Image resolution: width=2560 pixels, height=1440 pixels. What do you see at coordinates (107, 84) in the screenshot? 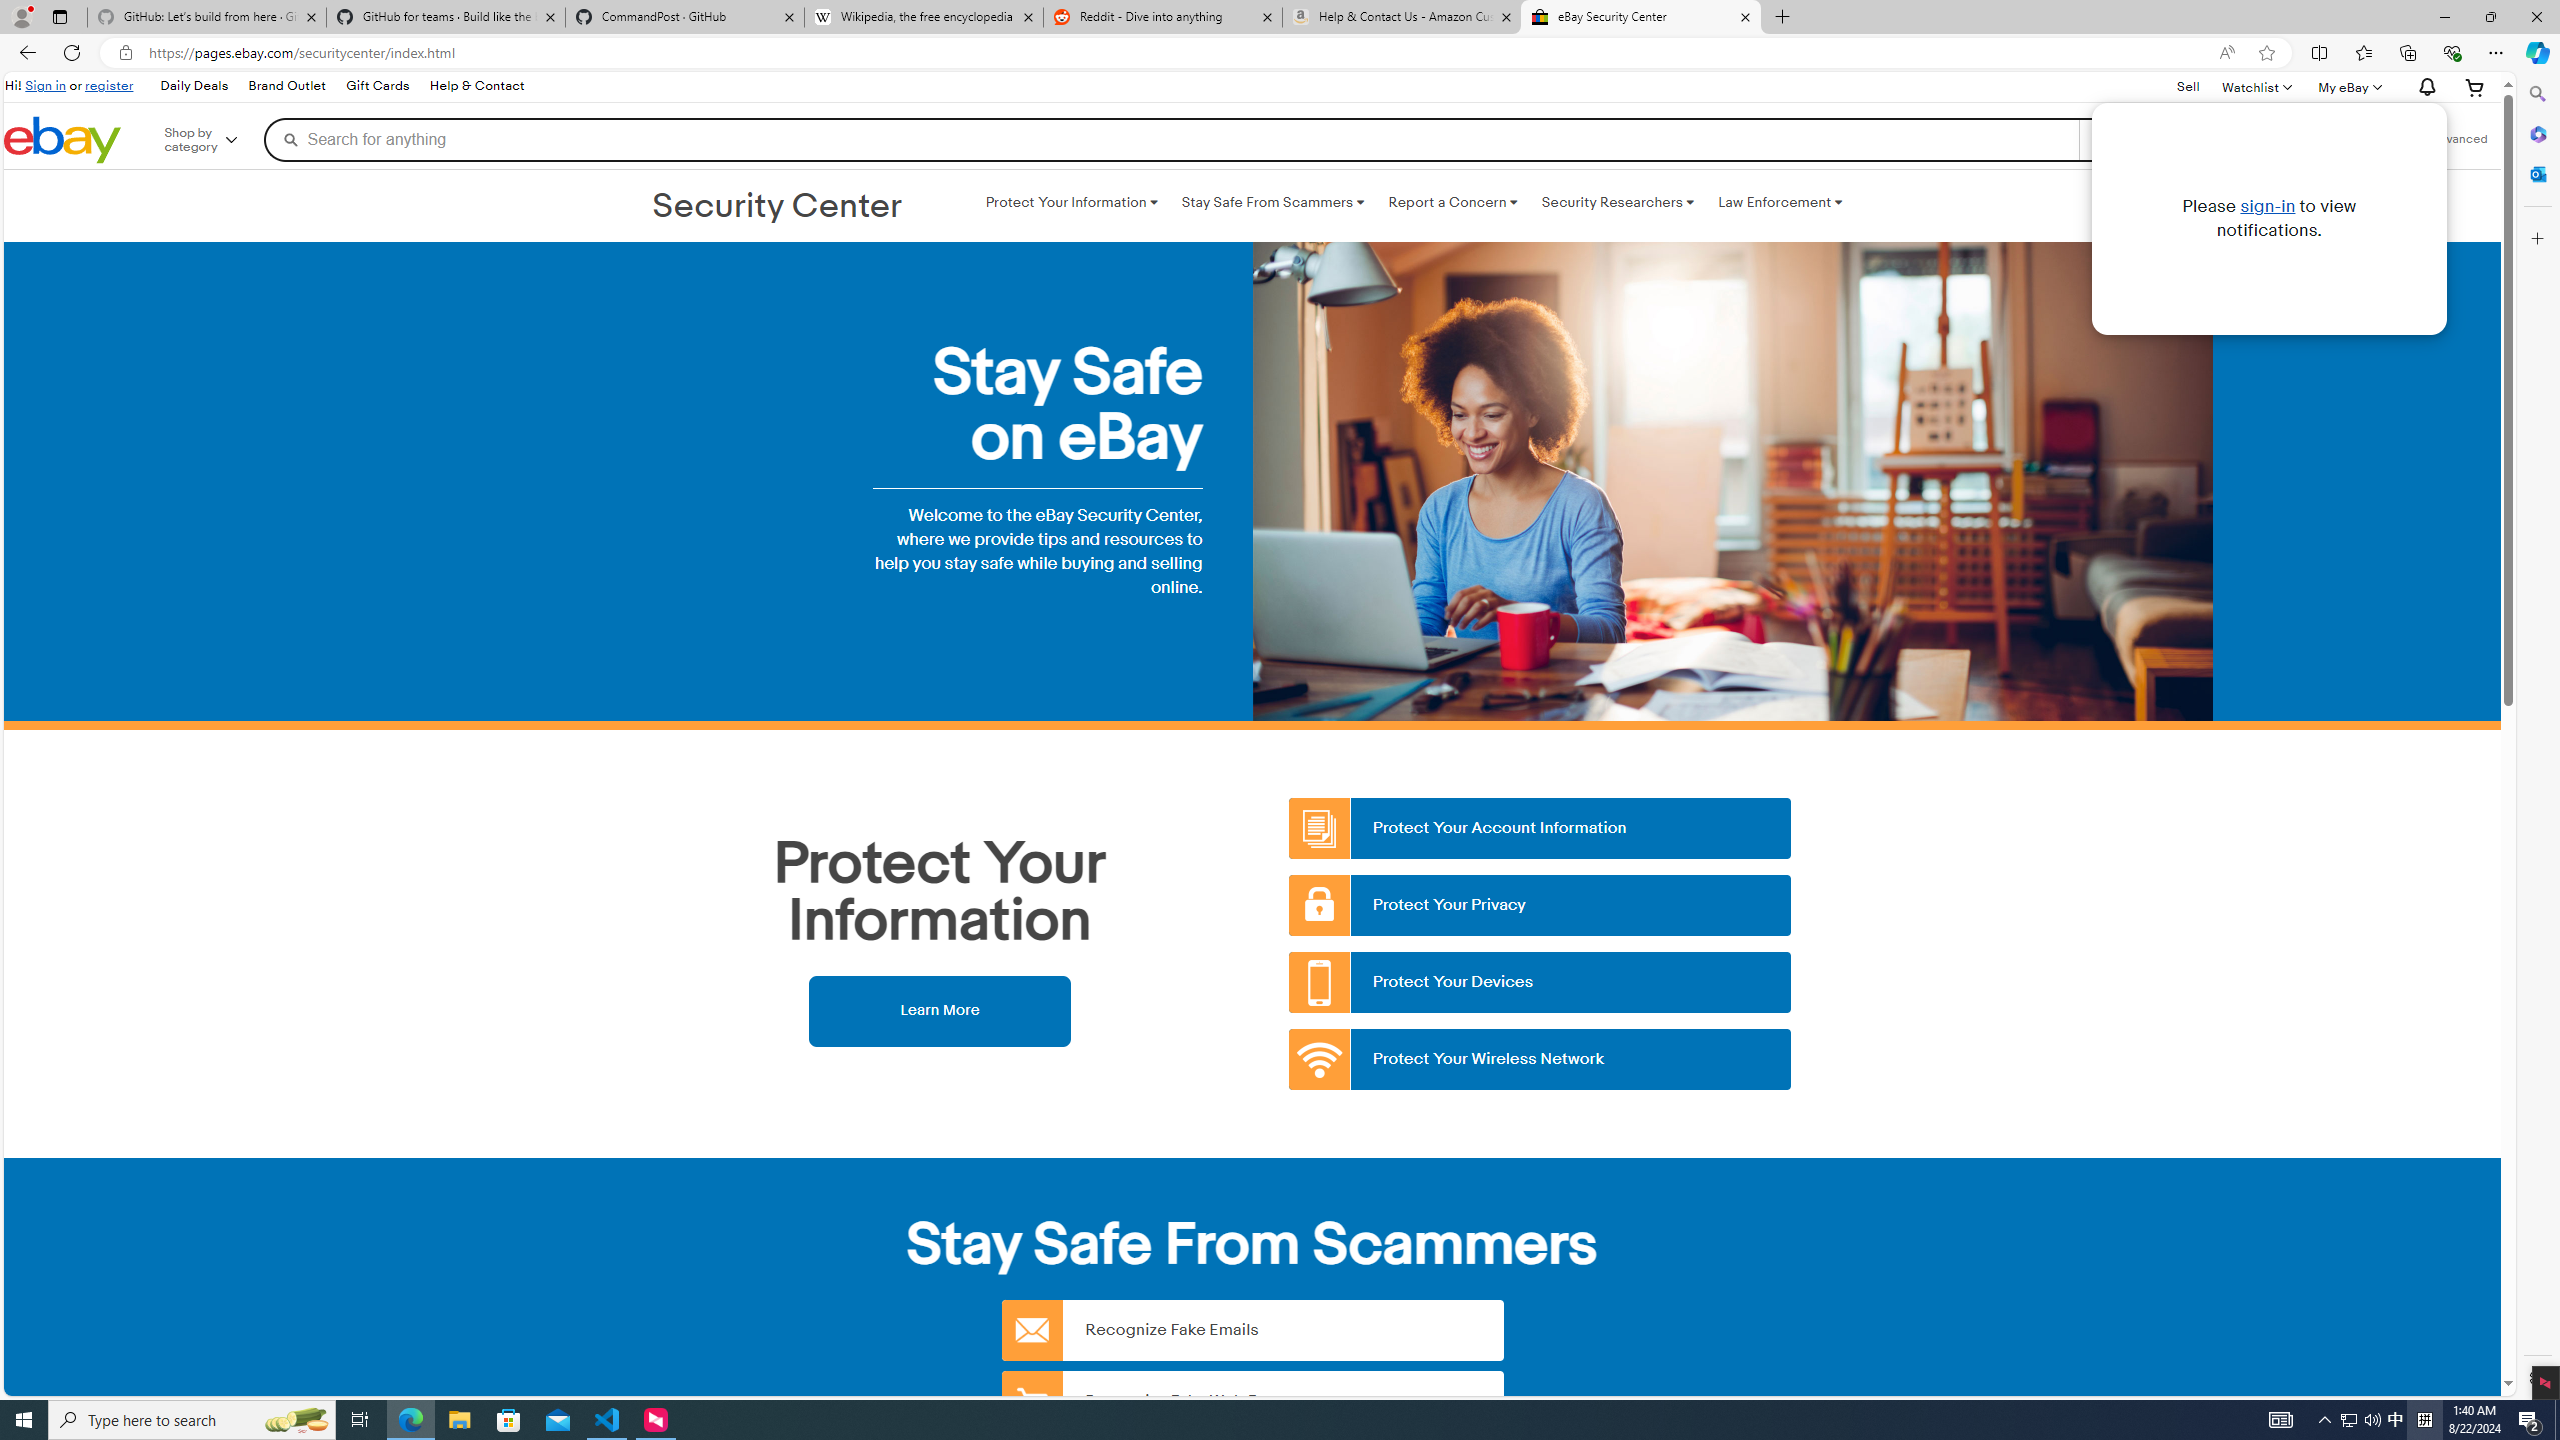
I see `'register'` at bounding box center [107, 84].